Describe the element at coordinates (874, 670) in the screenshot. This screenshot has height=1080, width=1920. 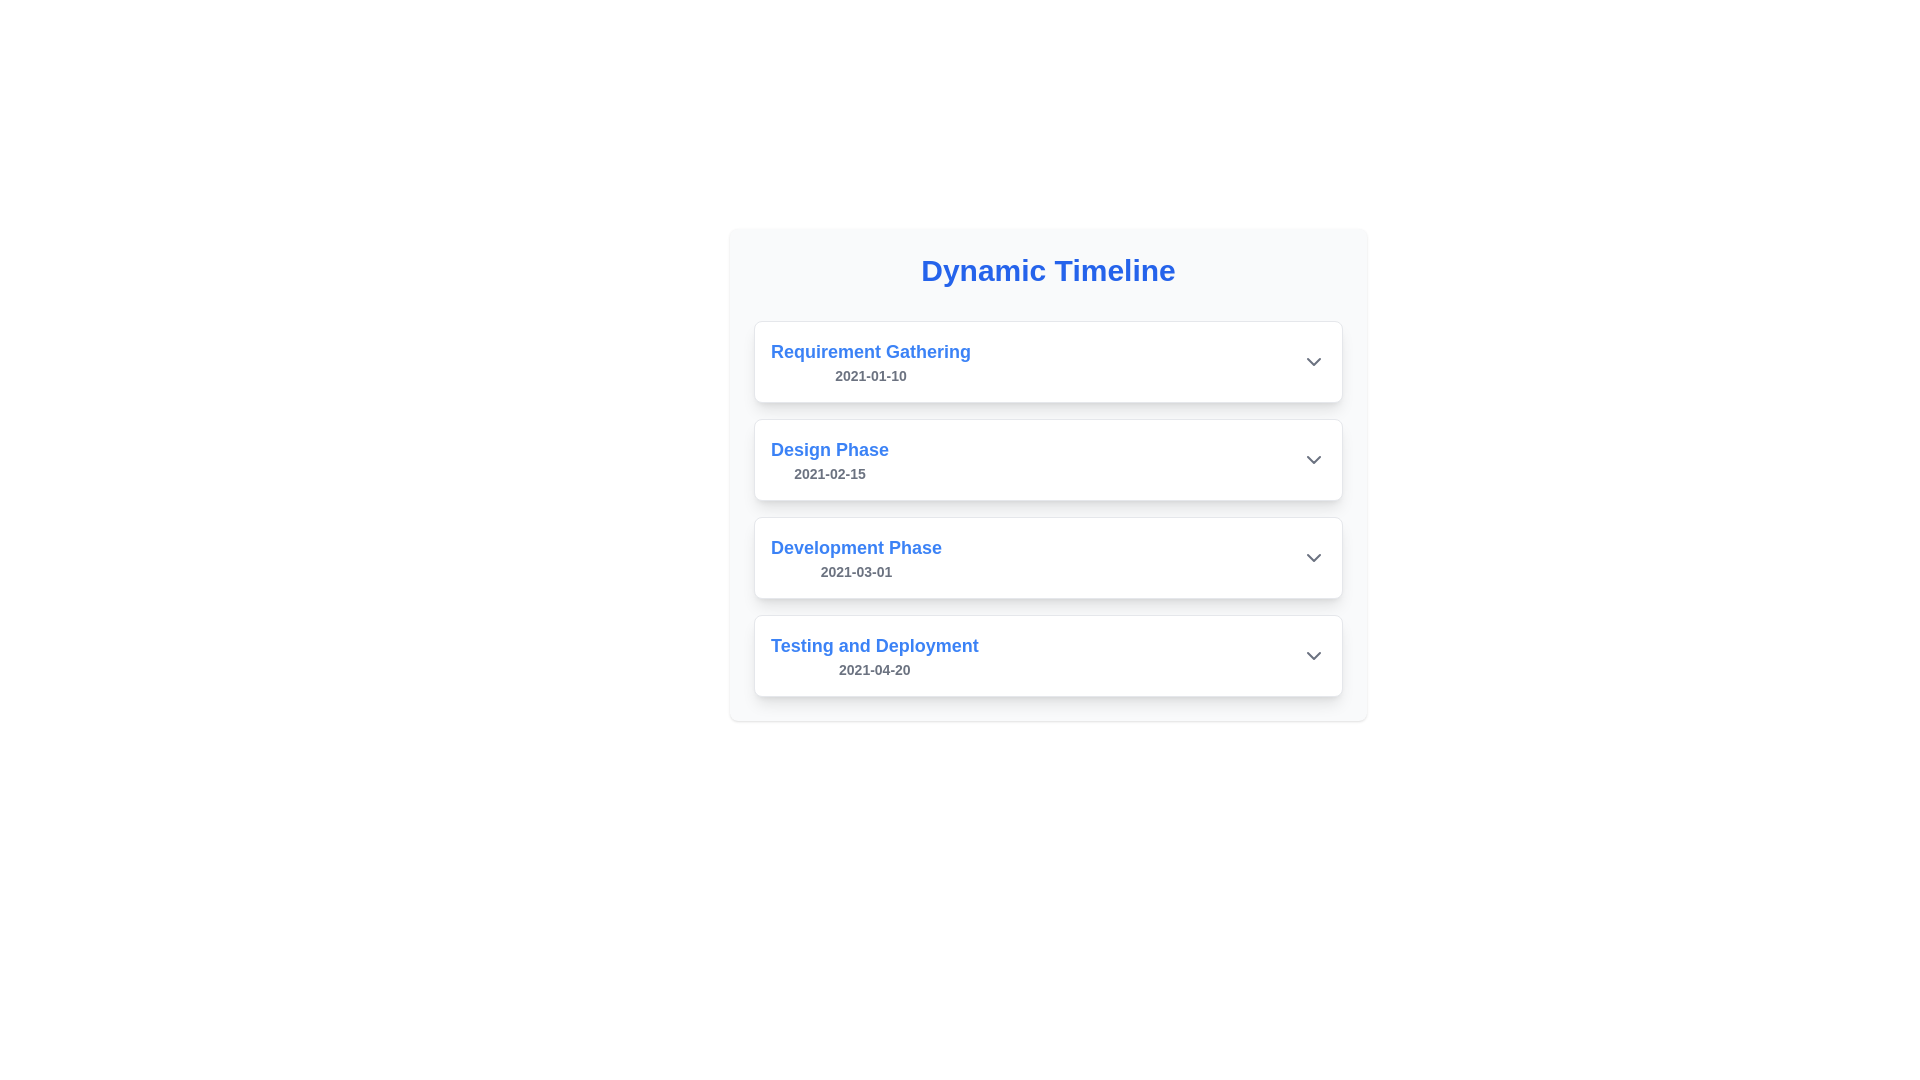
I see `the date label displaying '2021-04-20' located below the title 'Testing and Deployment' in its card section` at that location.